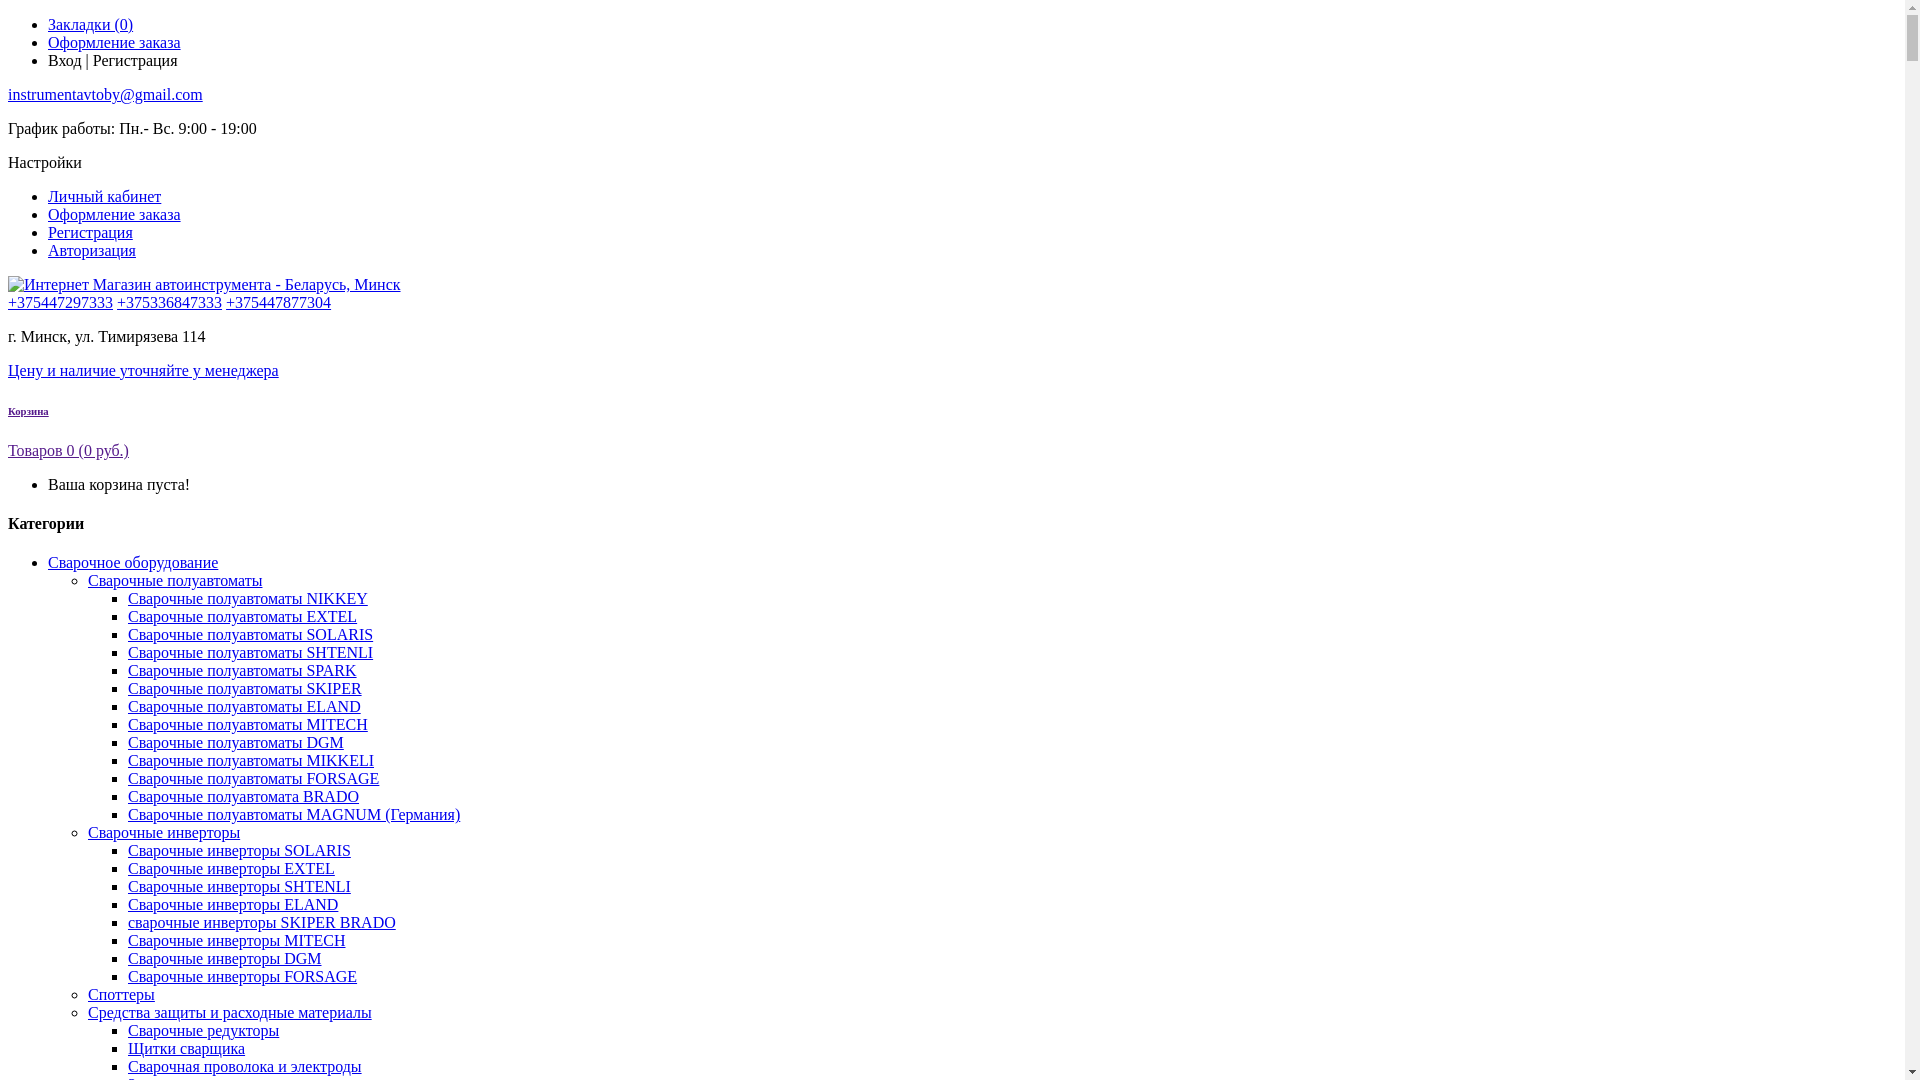  Describe the element at coordinates (225, 302) in the screenshot. I see `'+375447877304'` at that location.